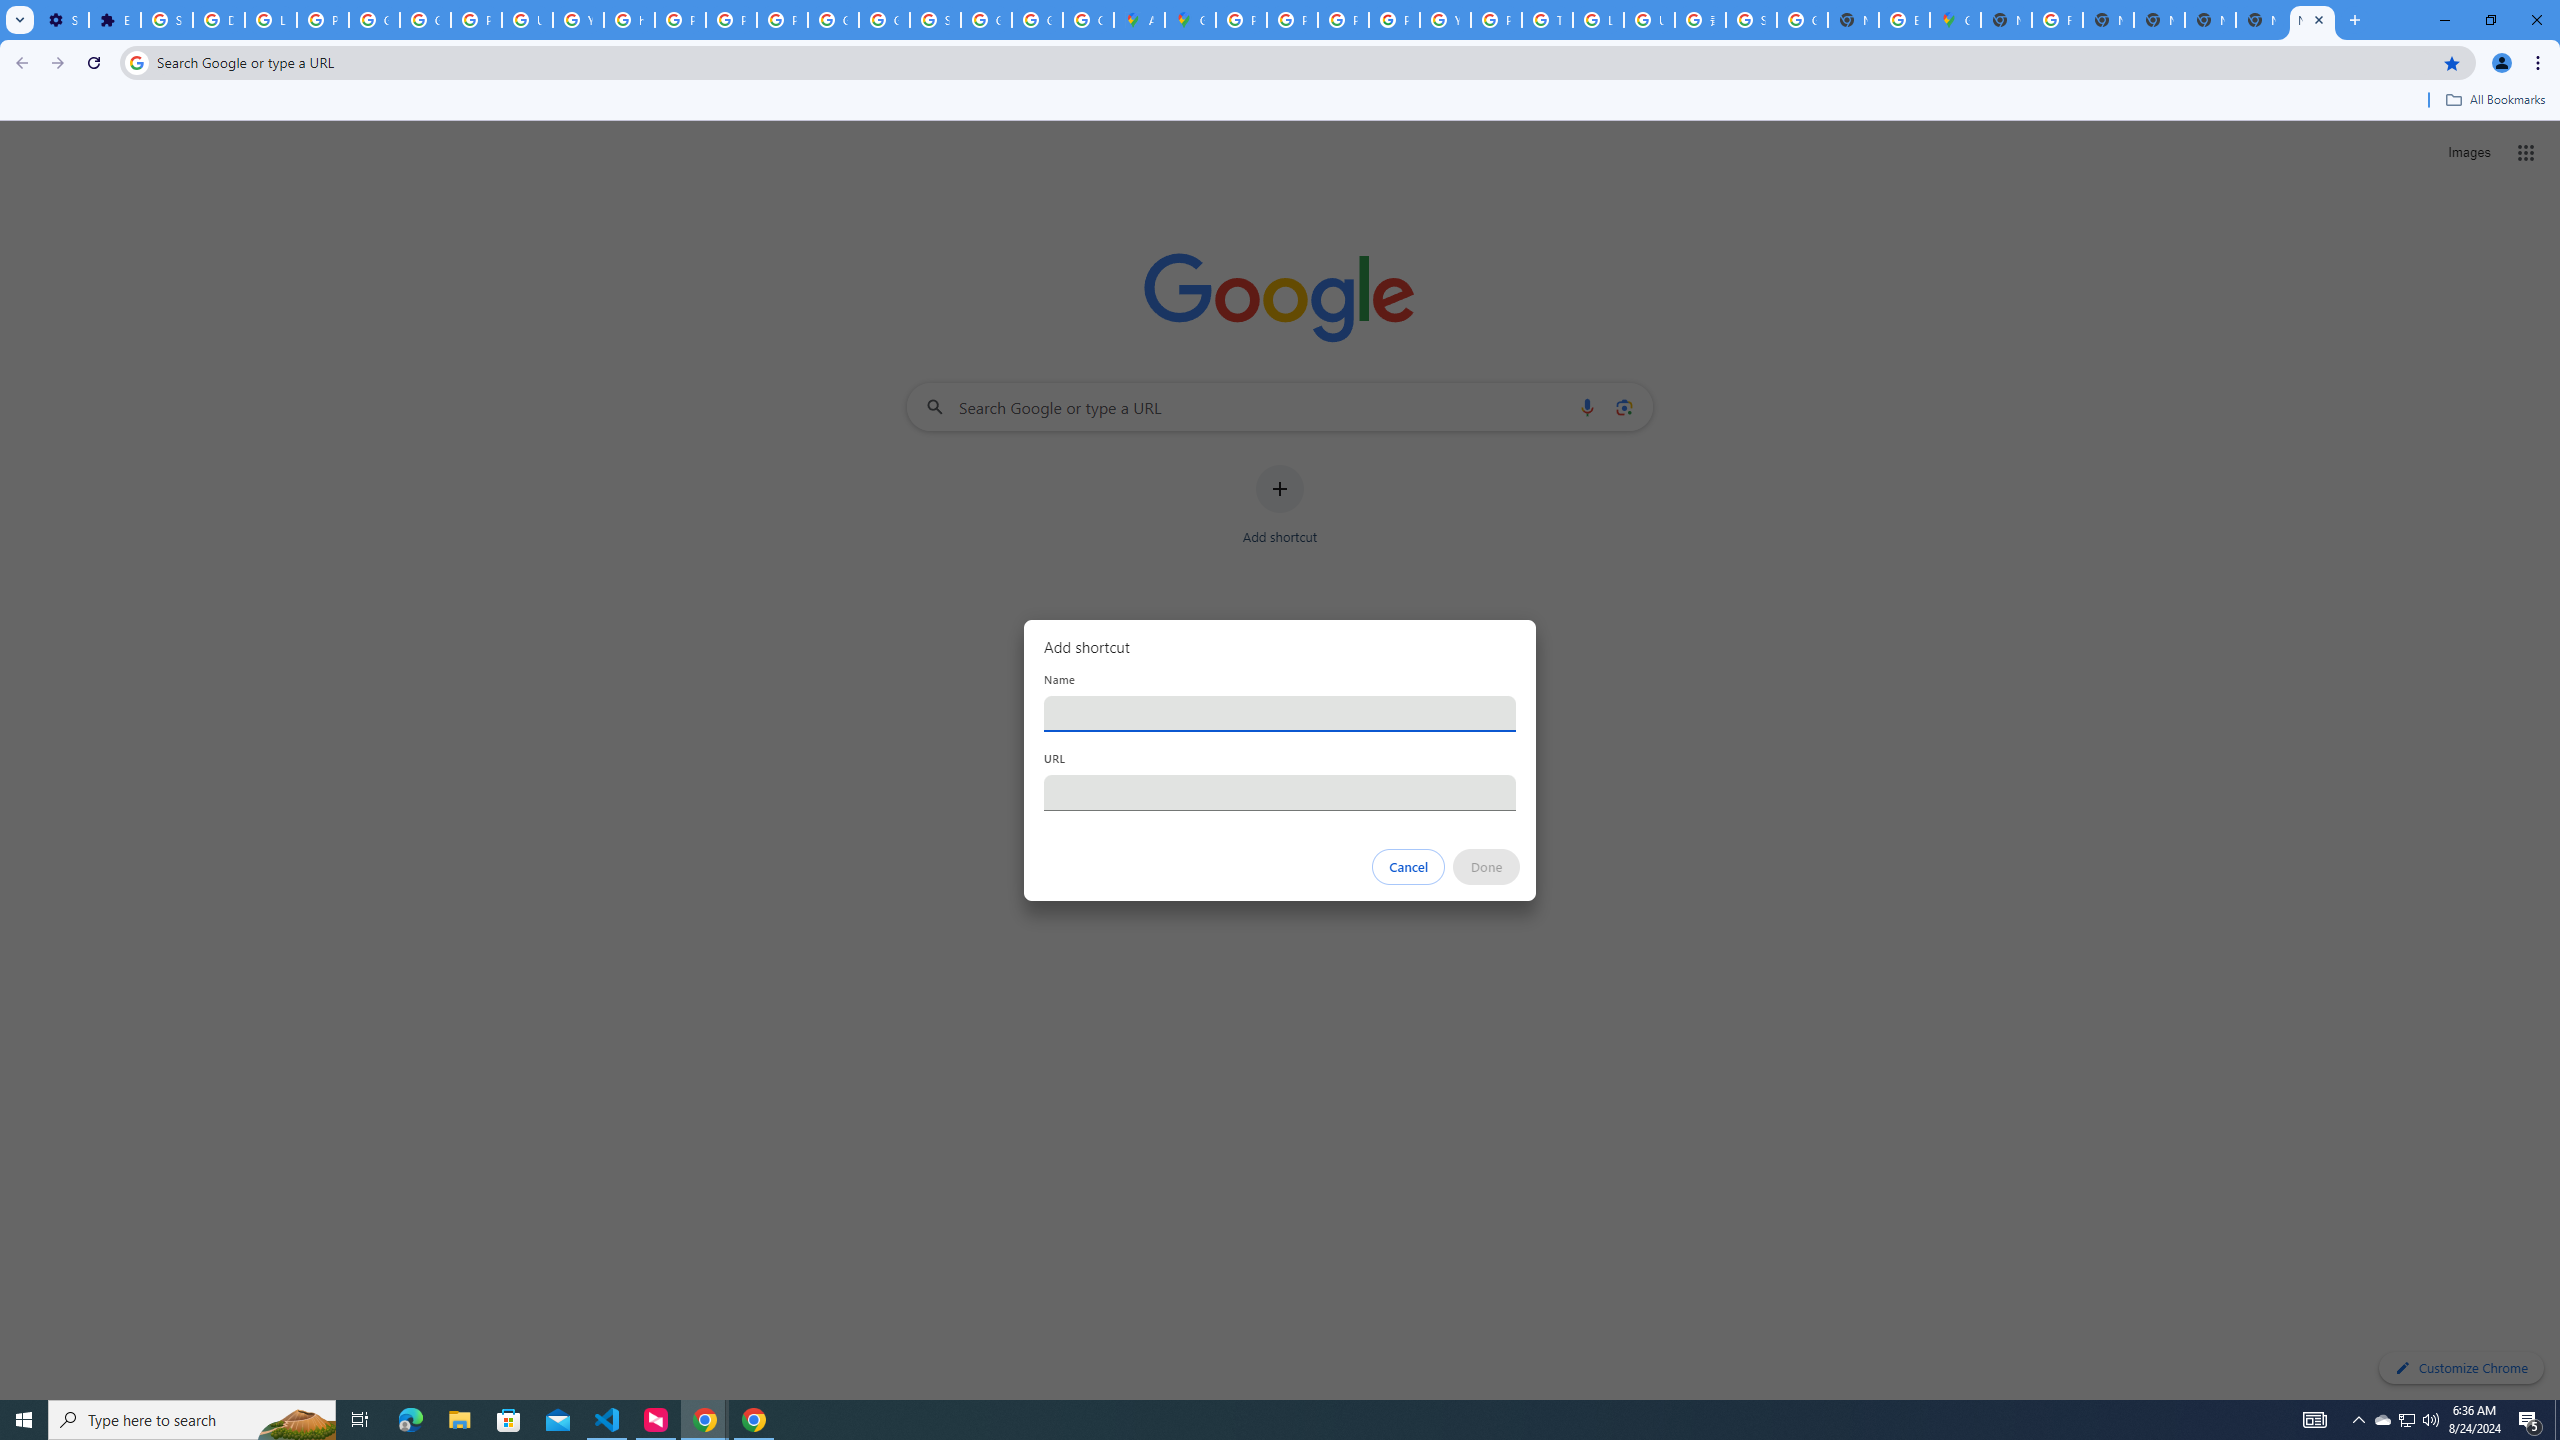  Describe the element at coordinates (1409, 866) in the screenshot. I see `'Cancel'` at that location.